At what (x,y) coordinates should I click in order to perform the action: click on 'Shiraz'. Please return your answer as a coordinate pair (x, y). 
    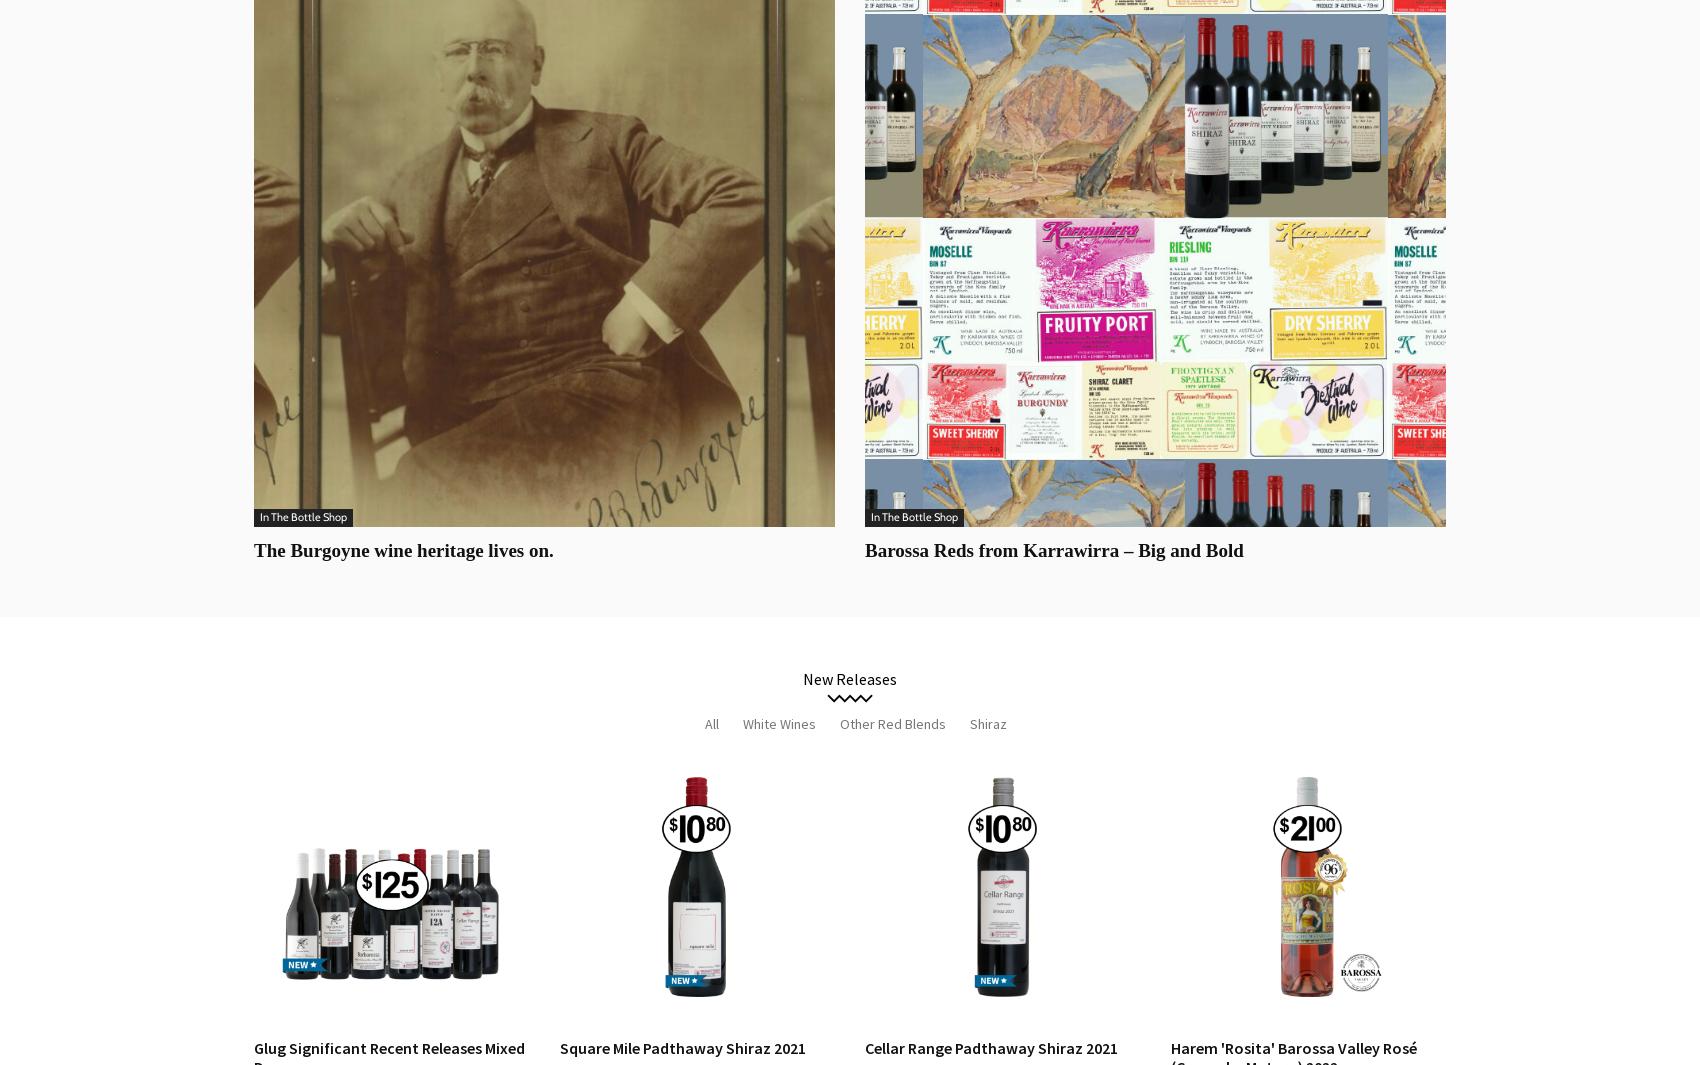
    Looking at the image, I should click on (987, 723).